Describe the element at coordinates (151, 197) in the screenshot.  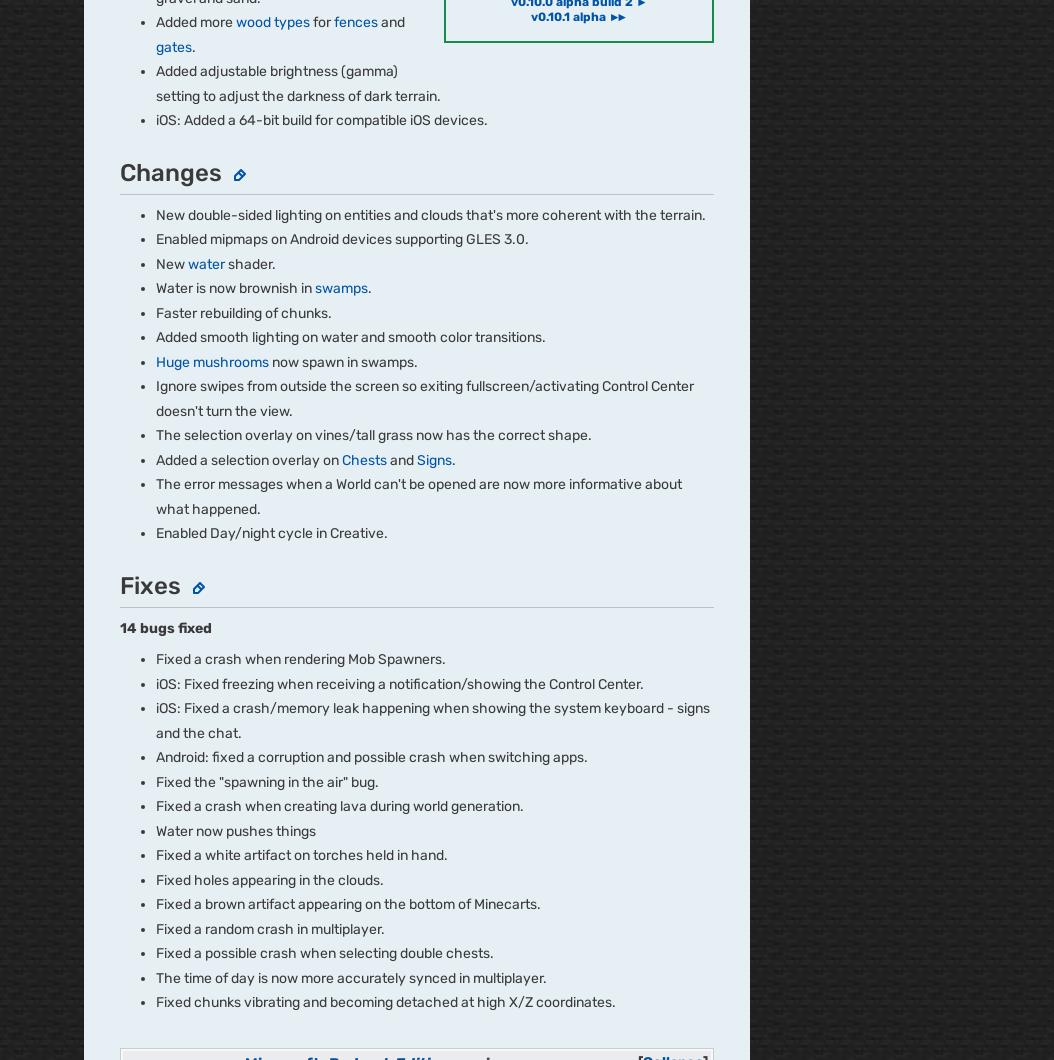
I see `'Explore properties'` at that location.